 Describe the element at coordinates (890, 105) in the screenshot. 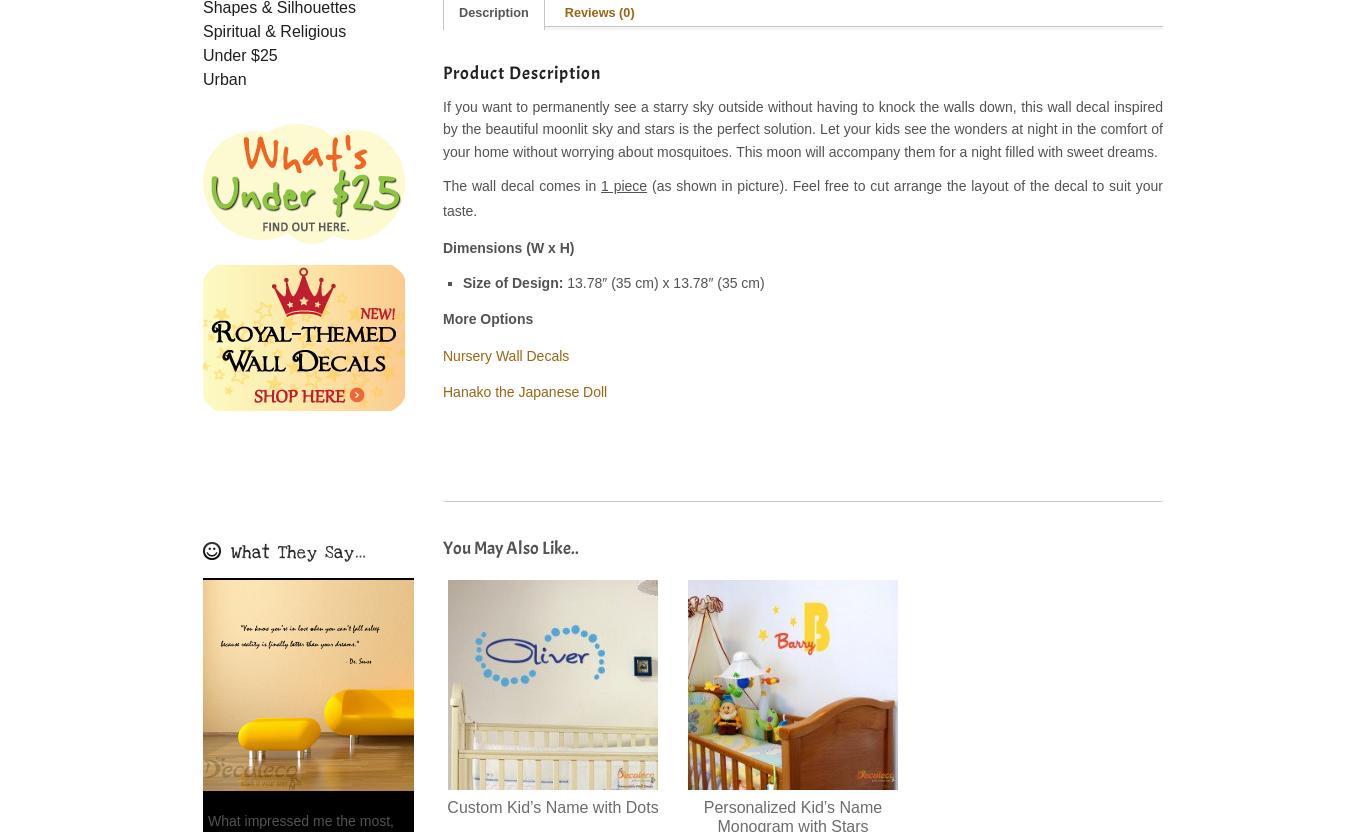

I see `'without having to knock the walls down,'` at that location.